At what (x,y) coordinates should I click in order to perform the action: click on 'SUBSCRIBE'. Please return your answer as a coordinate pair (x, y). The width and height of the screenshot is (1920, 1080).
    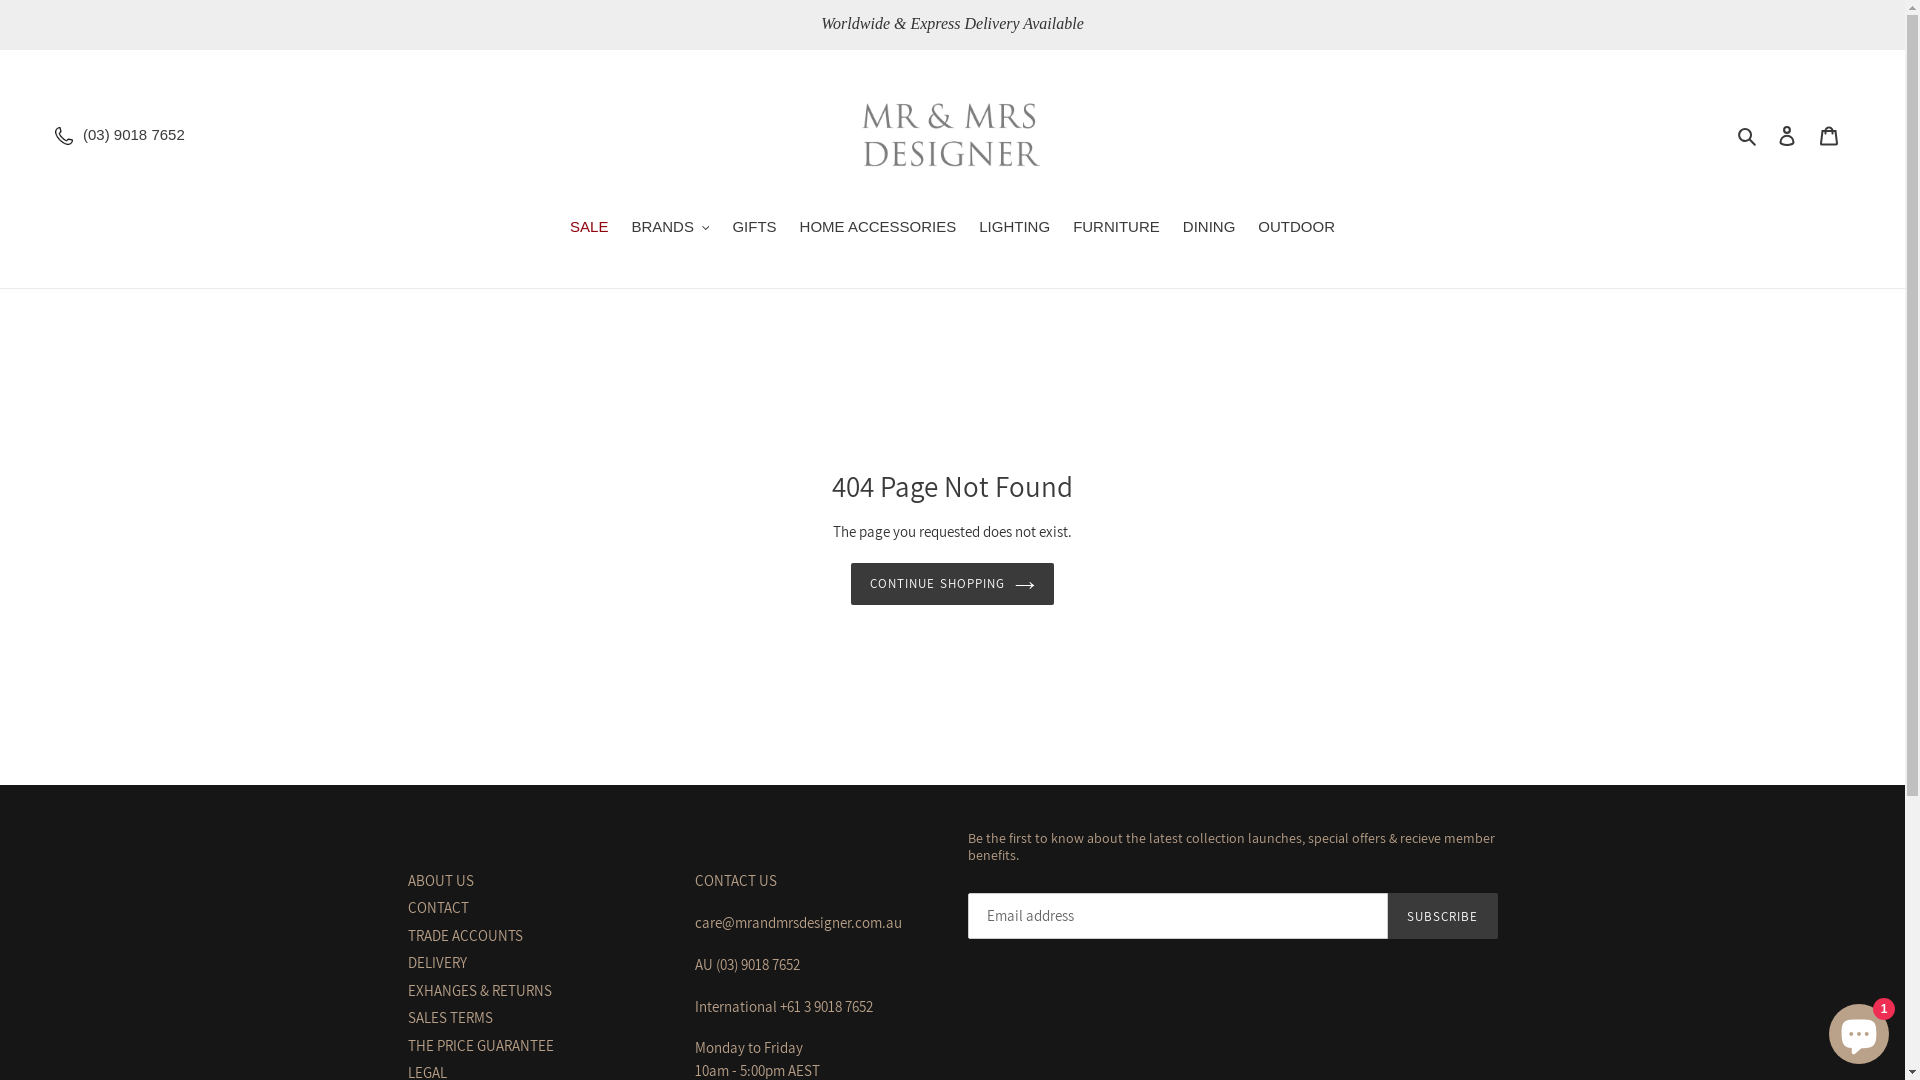
    Looking at the image, I should click on (1442, 915).